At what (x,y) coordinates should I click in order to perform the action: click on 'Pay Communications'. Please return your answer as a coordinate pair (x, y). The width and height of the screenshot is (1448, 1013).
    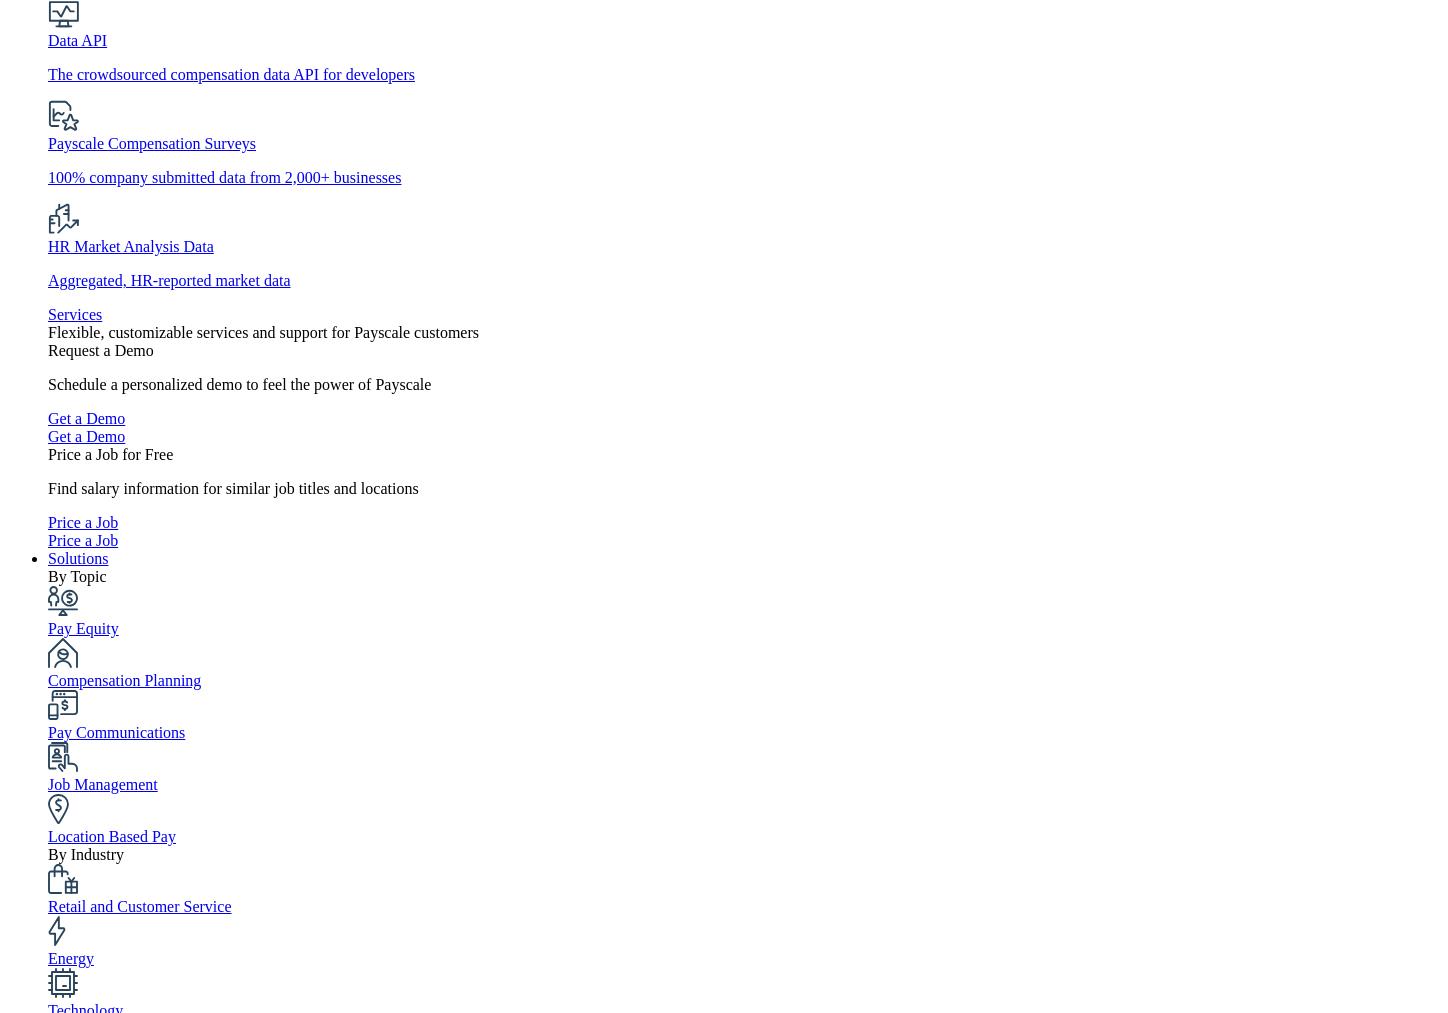
    Looking at the image, I should click on (115, 732).